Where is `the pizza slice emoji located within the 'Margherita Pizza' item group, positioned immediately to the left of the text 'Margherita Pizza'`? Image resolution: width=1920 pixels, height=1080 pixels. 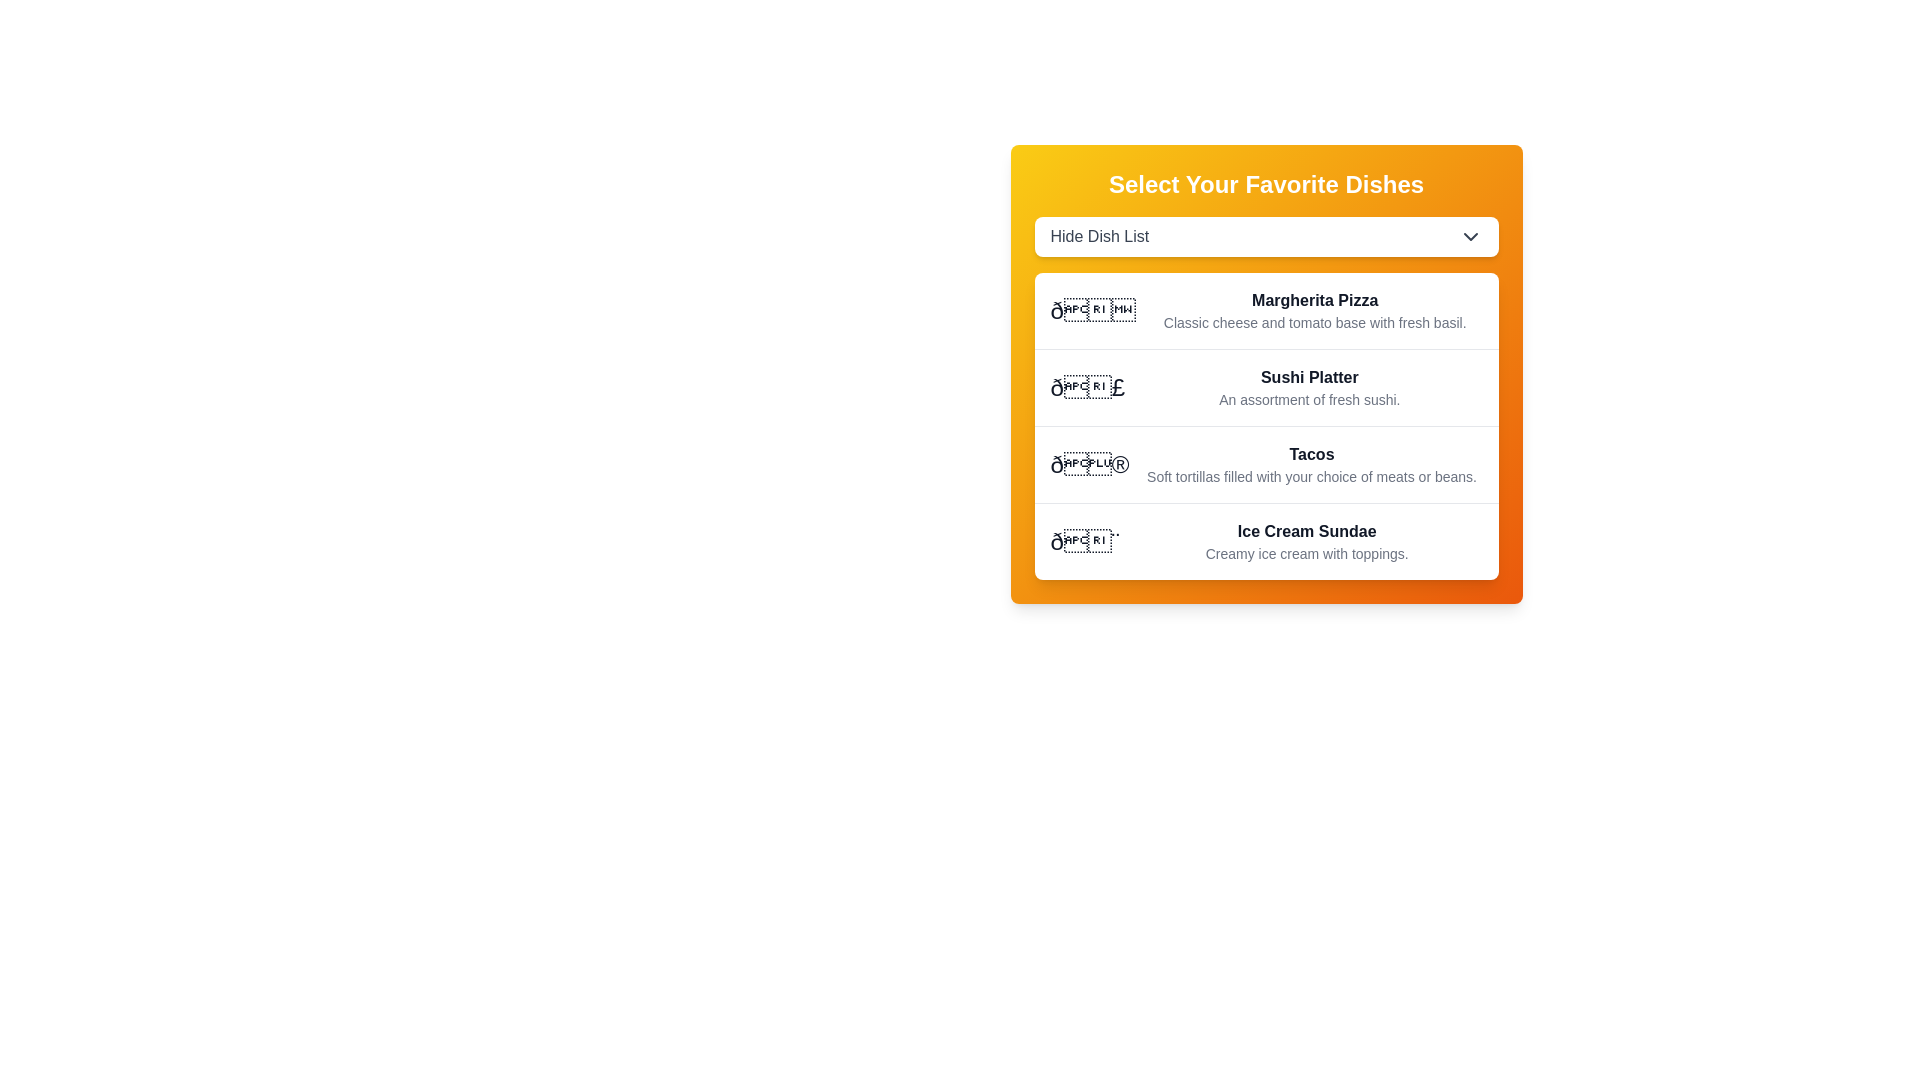 the pizza slice emoji located within the 'Margherita Pizza' item group, positioned immediately to the left of the text 'Margherita Pizza' is located at coordinates (1092, 311).